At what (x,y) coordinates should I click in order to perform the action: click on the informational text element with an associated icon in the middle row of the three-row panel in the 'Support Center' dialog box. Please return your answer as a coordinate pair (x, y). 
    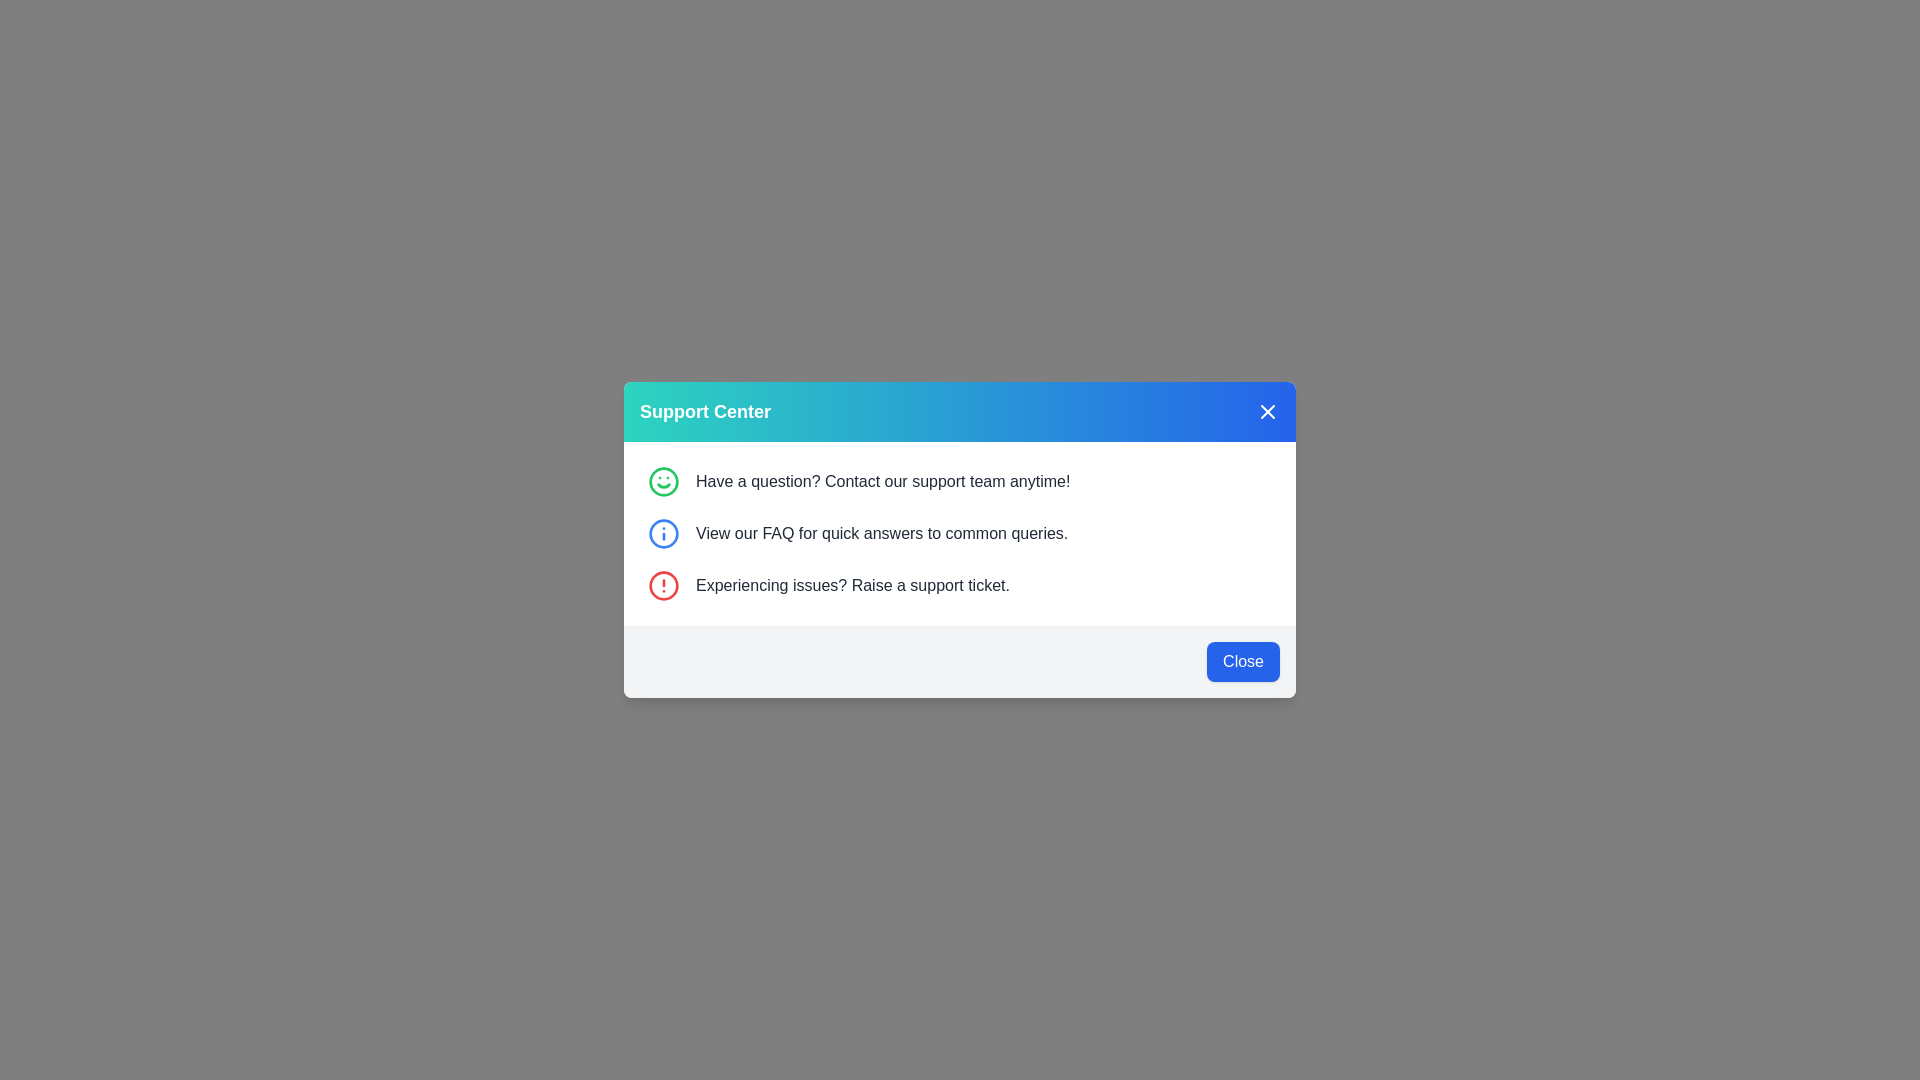
    Looking at the image, I should click on (960, 532).